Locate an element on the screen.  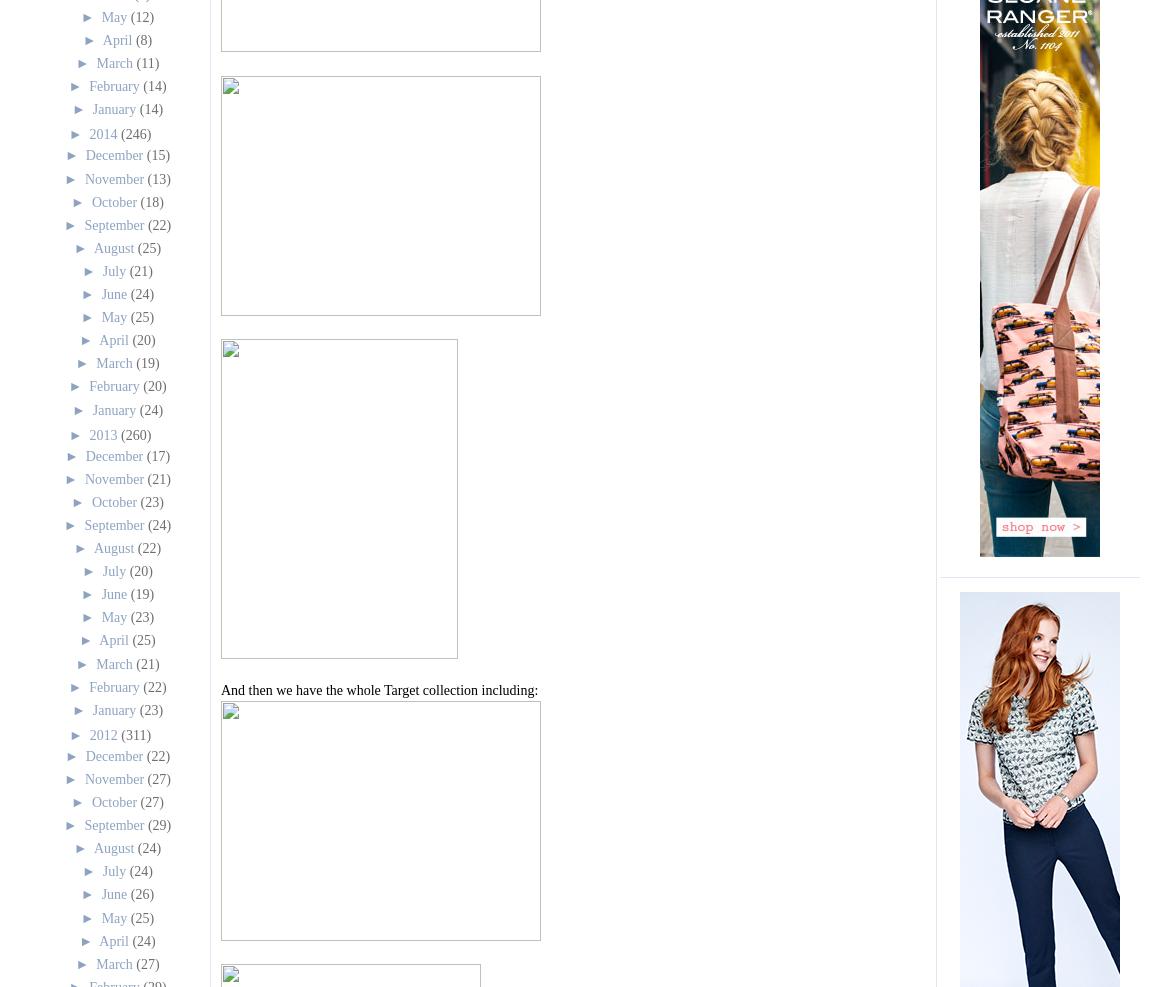
'(29)' is located at coordinates (145, 825).